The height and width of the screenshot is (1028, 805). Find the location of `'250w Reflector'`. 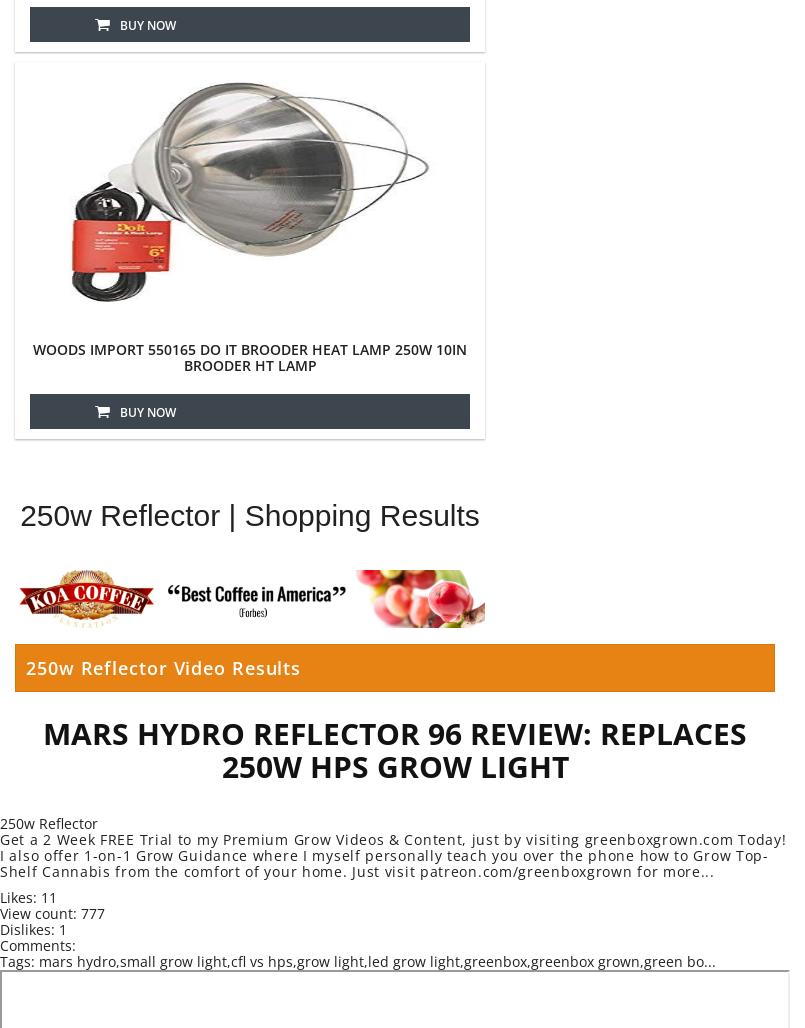

'250w Reflector' is located at coordinates (0, 823).